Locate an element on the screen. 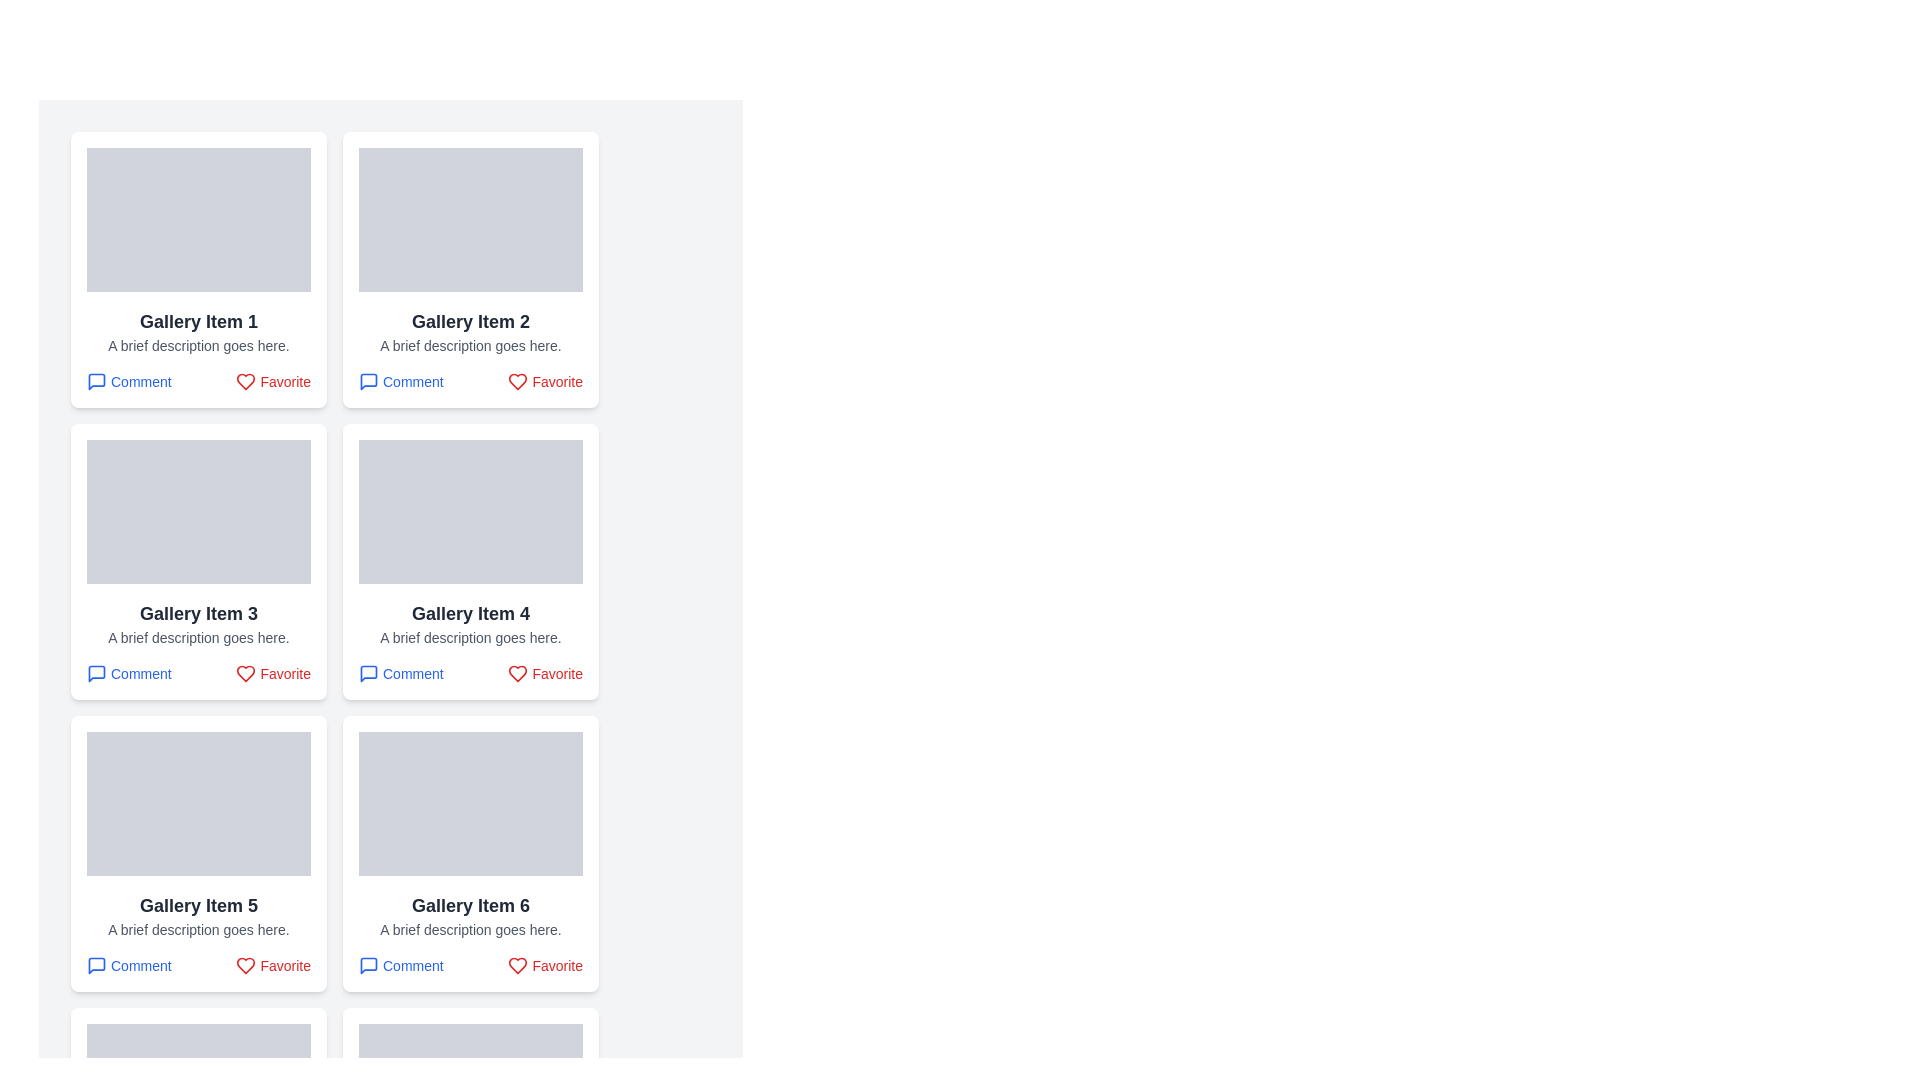  the speech bubble icon indicating comments, located in the 'Comment' grouping of the second card in the third row is located at coordinates (369, 674).